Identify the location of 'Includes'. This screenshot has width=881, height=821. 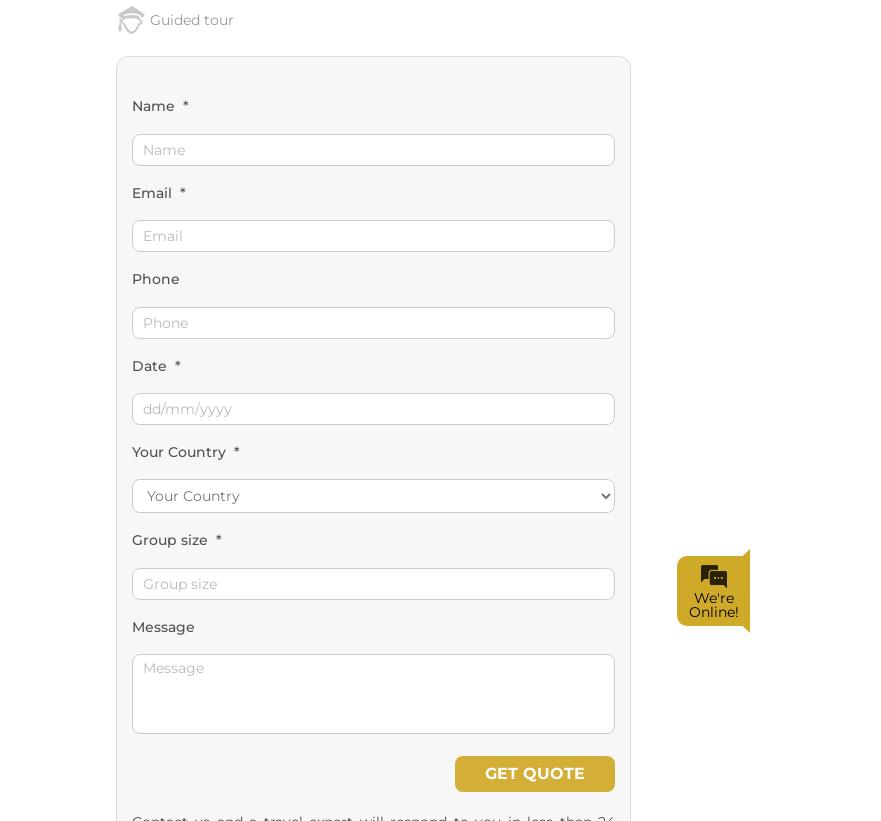
(163, 580).